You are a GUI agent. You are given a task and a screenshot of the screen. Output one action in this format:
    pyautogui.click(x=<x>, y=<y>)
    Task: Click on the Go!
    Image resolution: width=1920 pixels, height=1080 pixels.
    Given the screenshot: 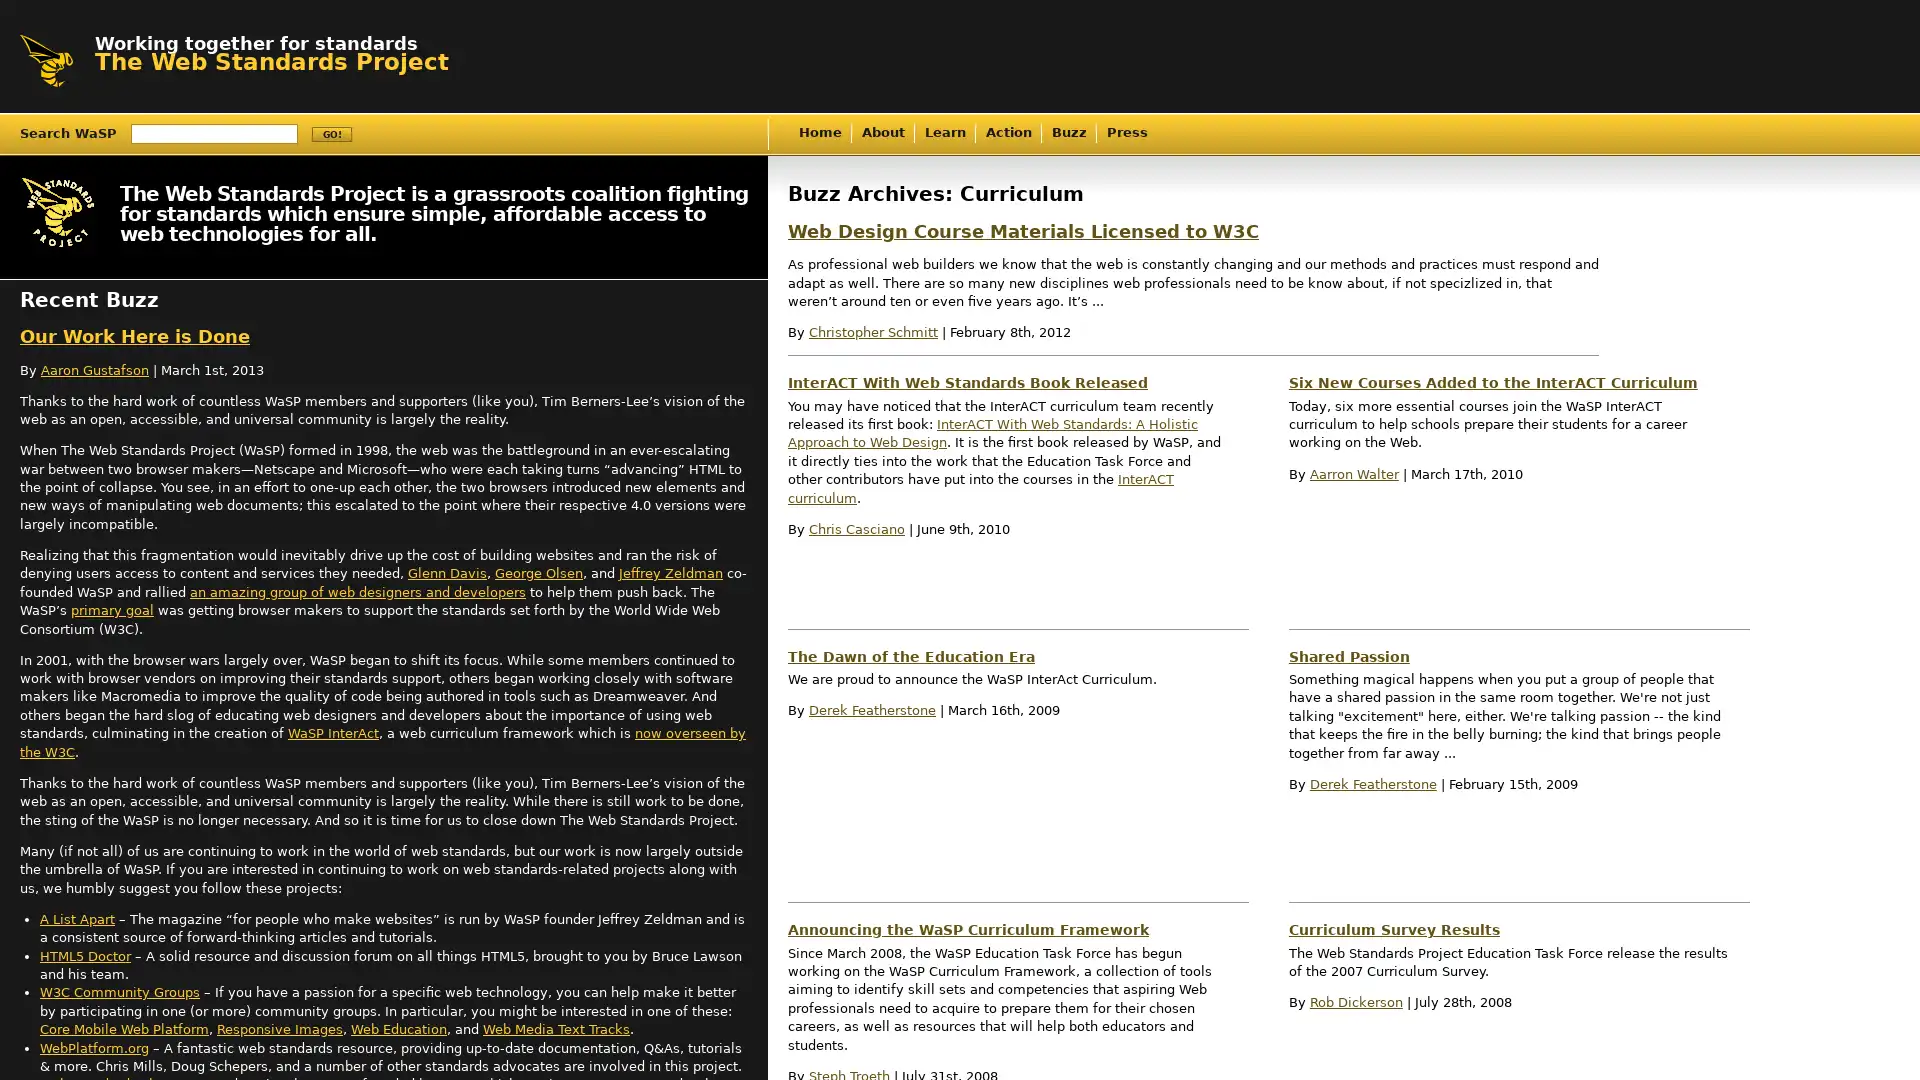 What is the action you would take?
    pyautogui.click(x=331, y=134)
    